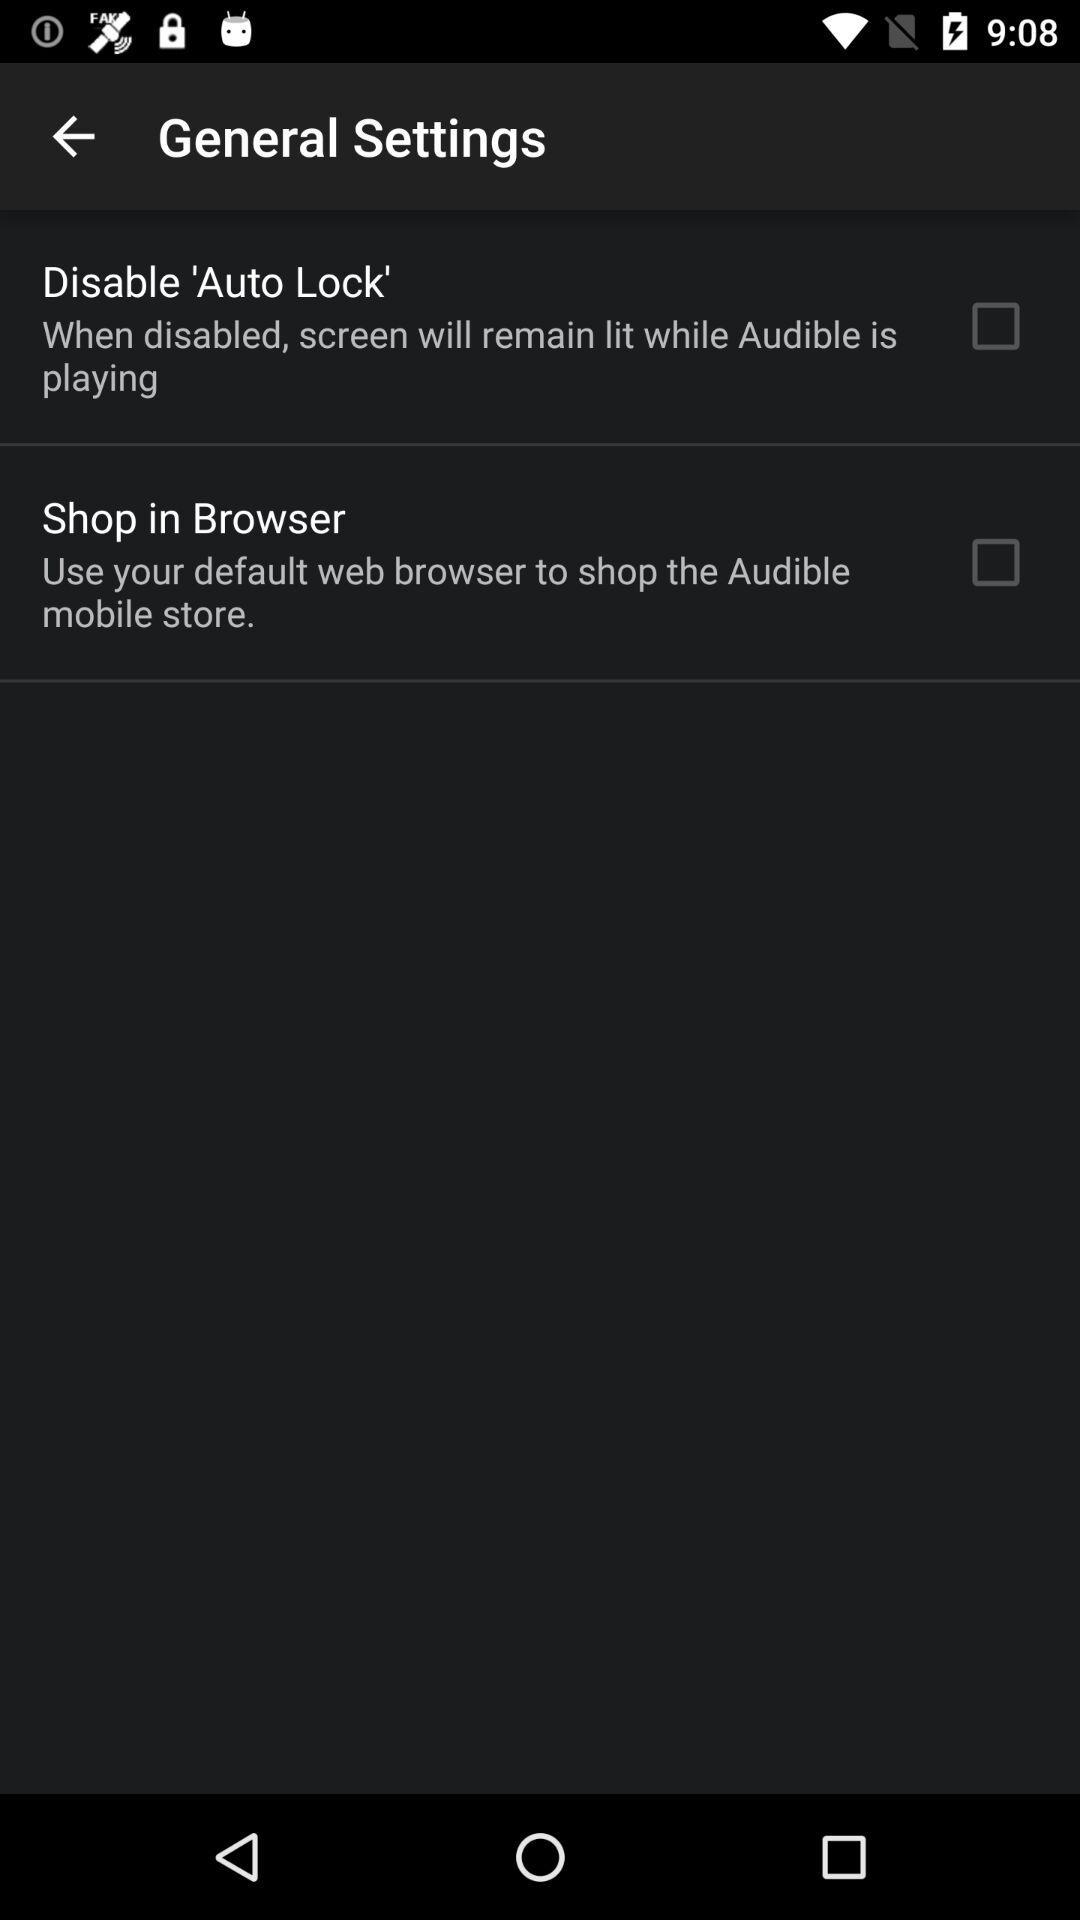  I want to click on icon below shop in browser item, so click(477, 590).